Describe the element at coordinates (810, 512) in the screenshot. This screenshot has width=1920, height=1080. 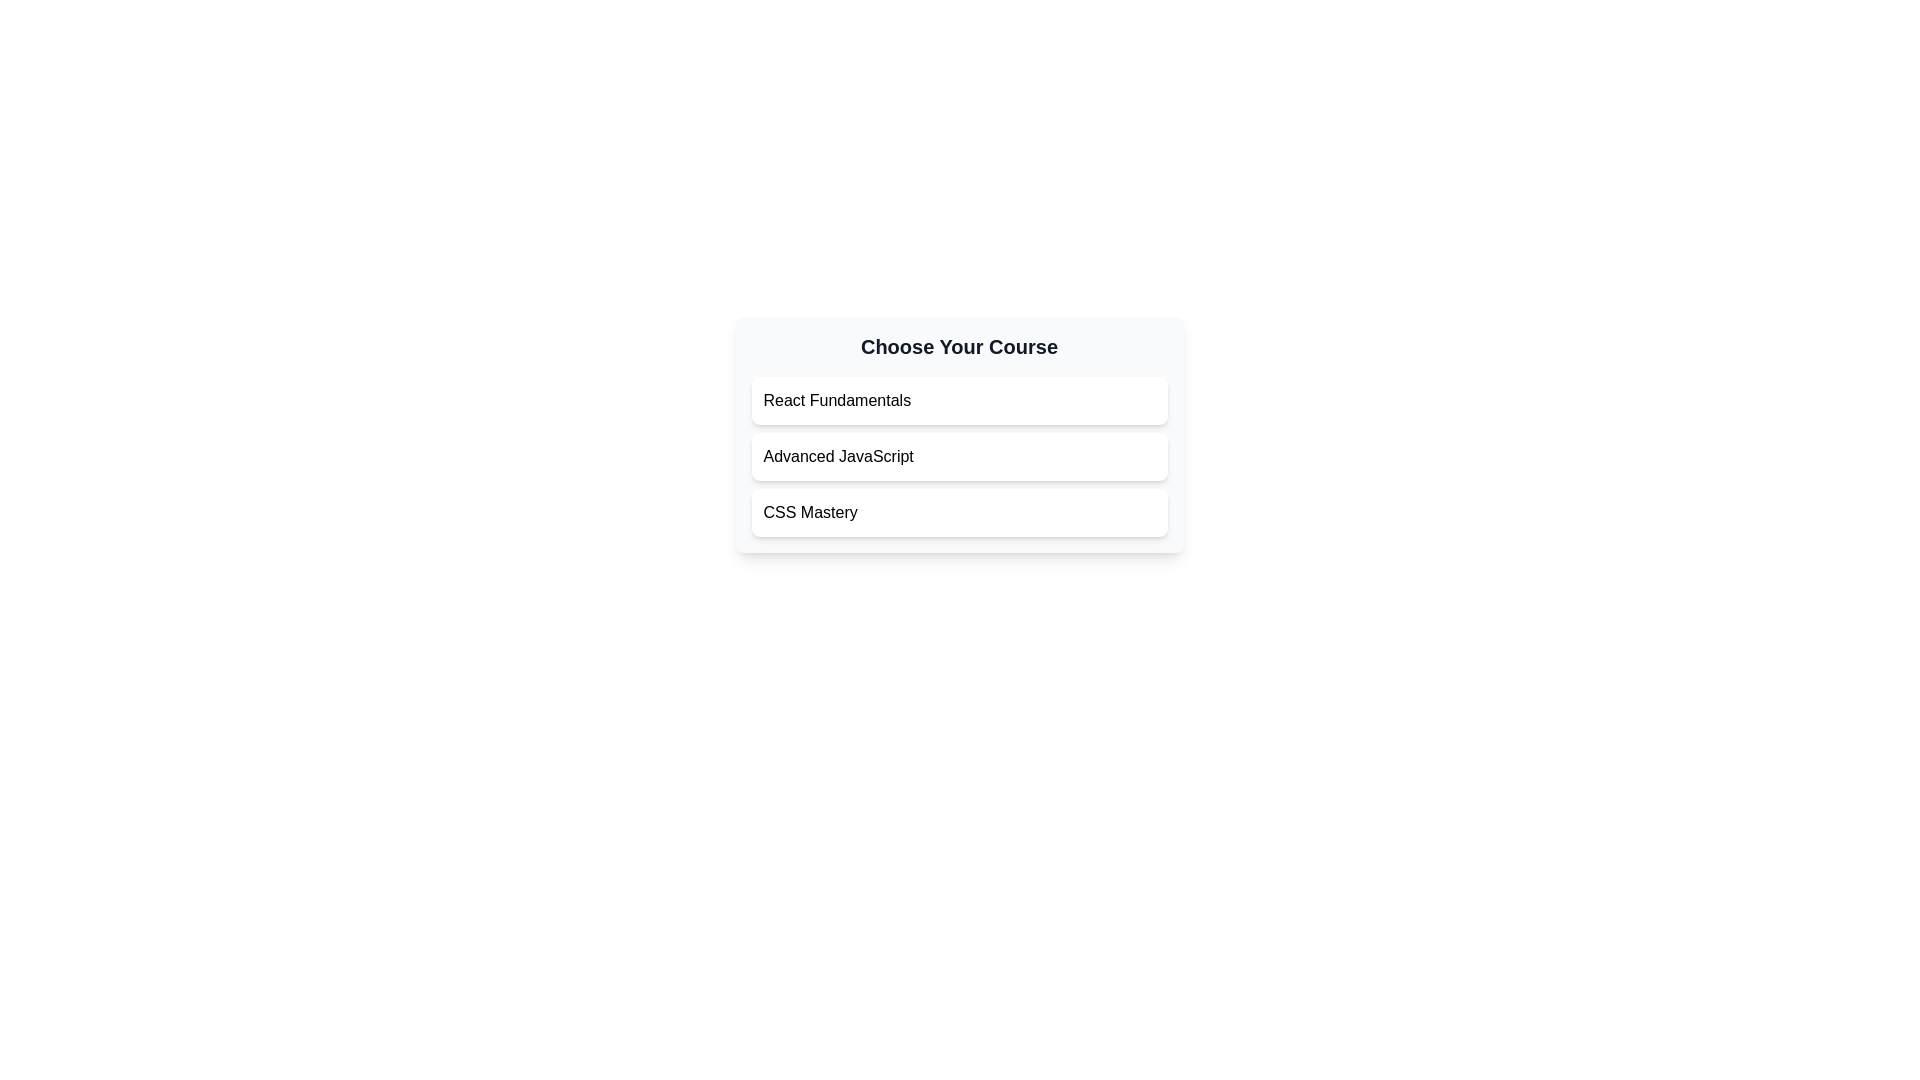
I see `the radio option labeled 'CSS Mastery', which is the third selectable option` at that location.